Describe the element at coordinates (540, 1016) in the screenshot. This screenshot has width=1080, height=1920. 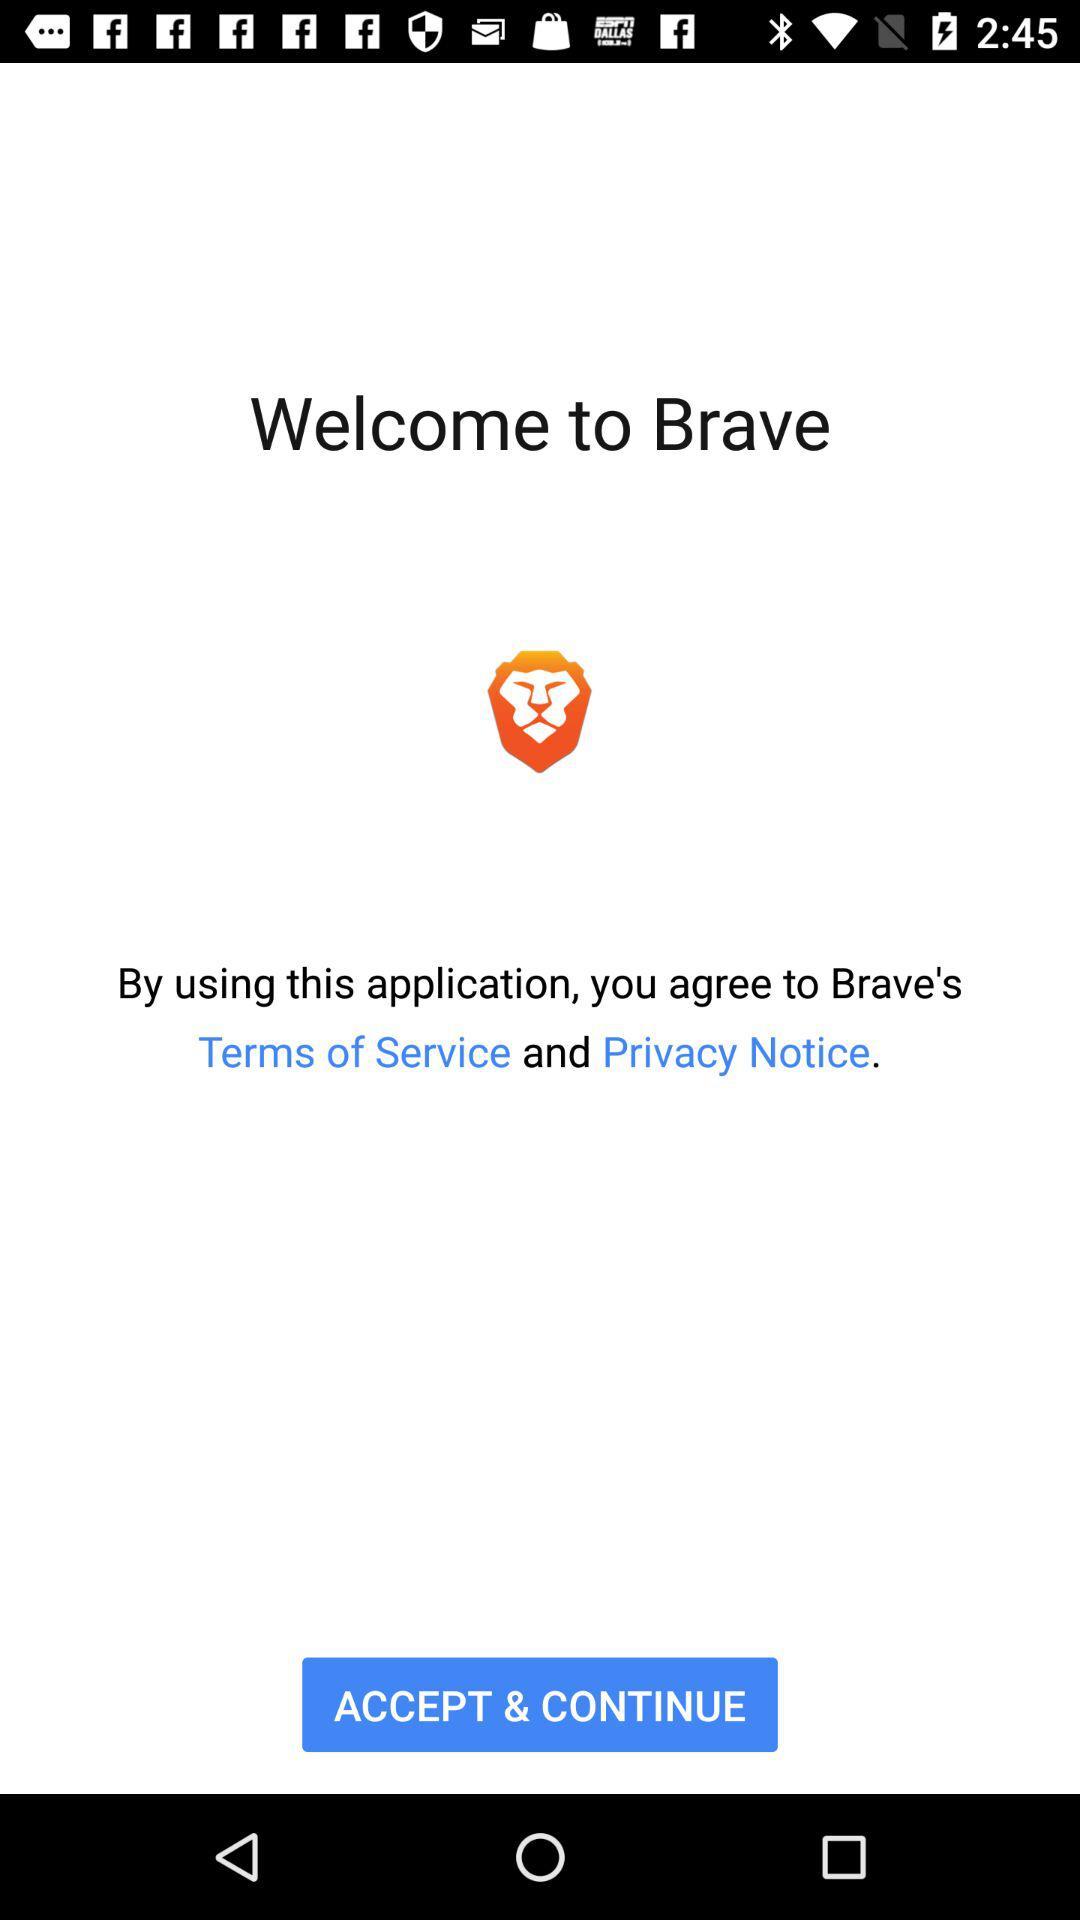
I see `the icon above accept & continue item` at that location.